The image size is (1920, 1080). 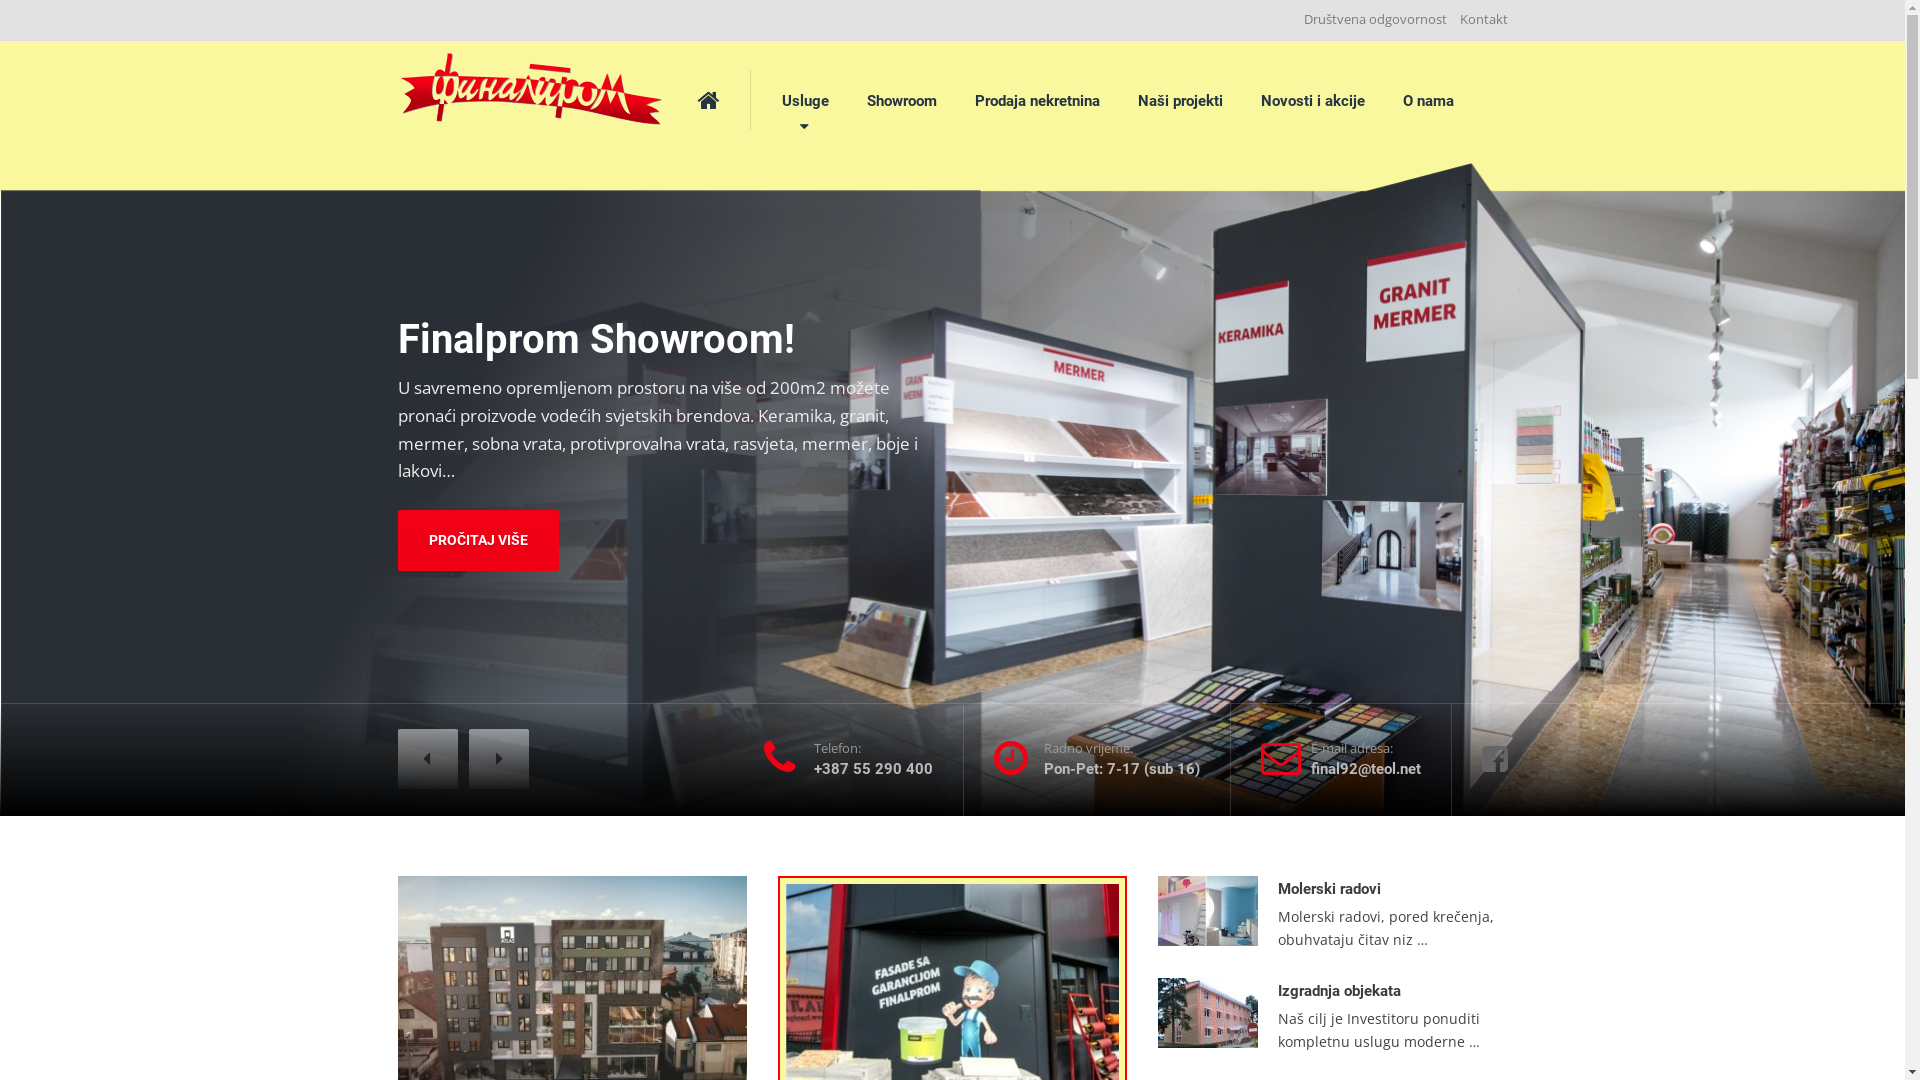 I want to click on 'O nama', so click(x=1427, y=100).